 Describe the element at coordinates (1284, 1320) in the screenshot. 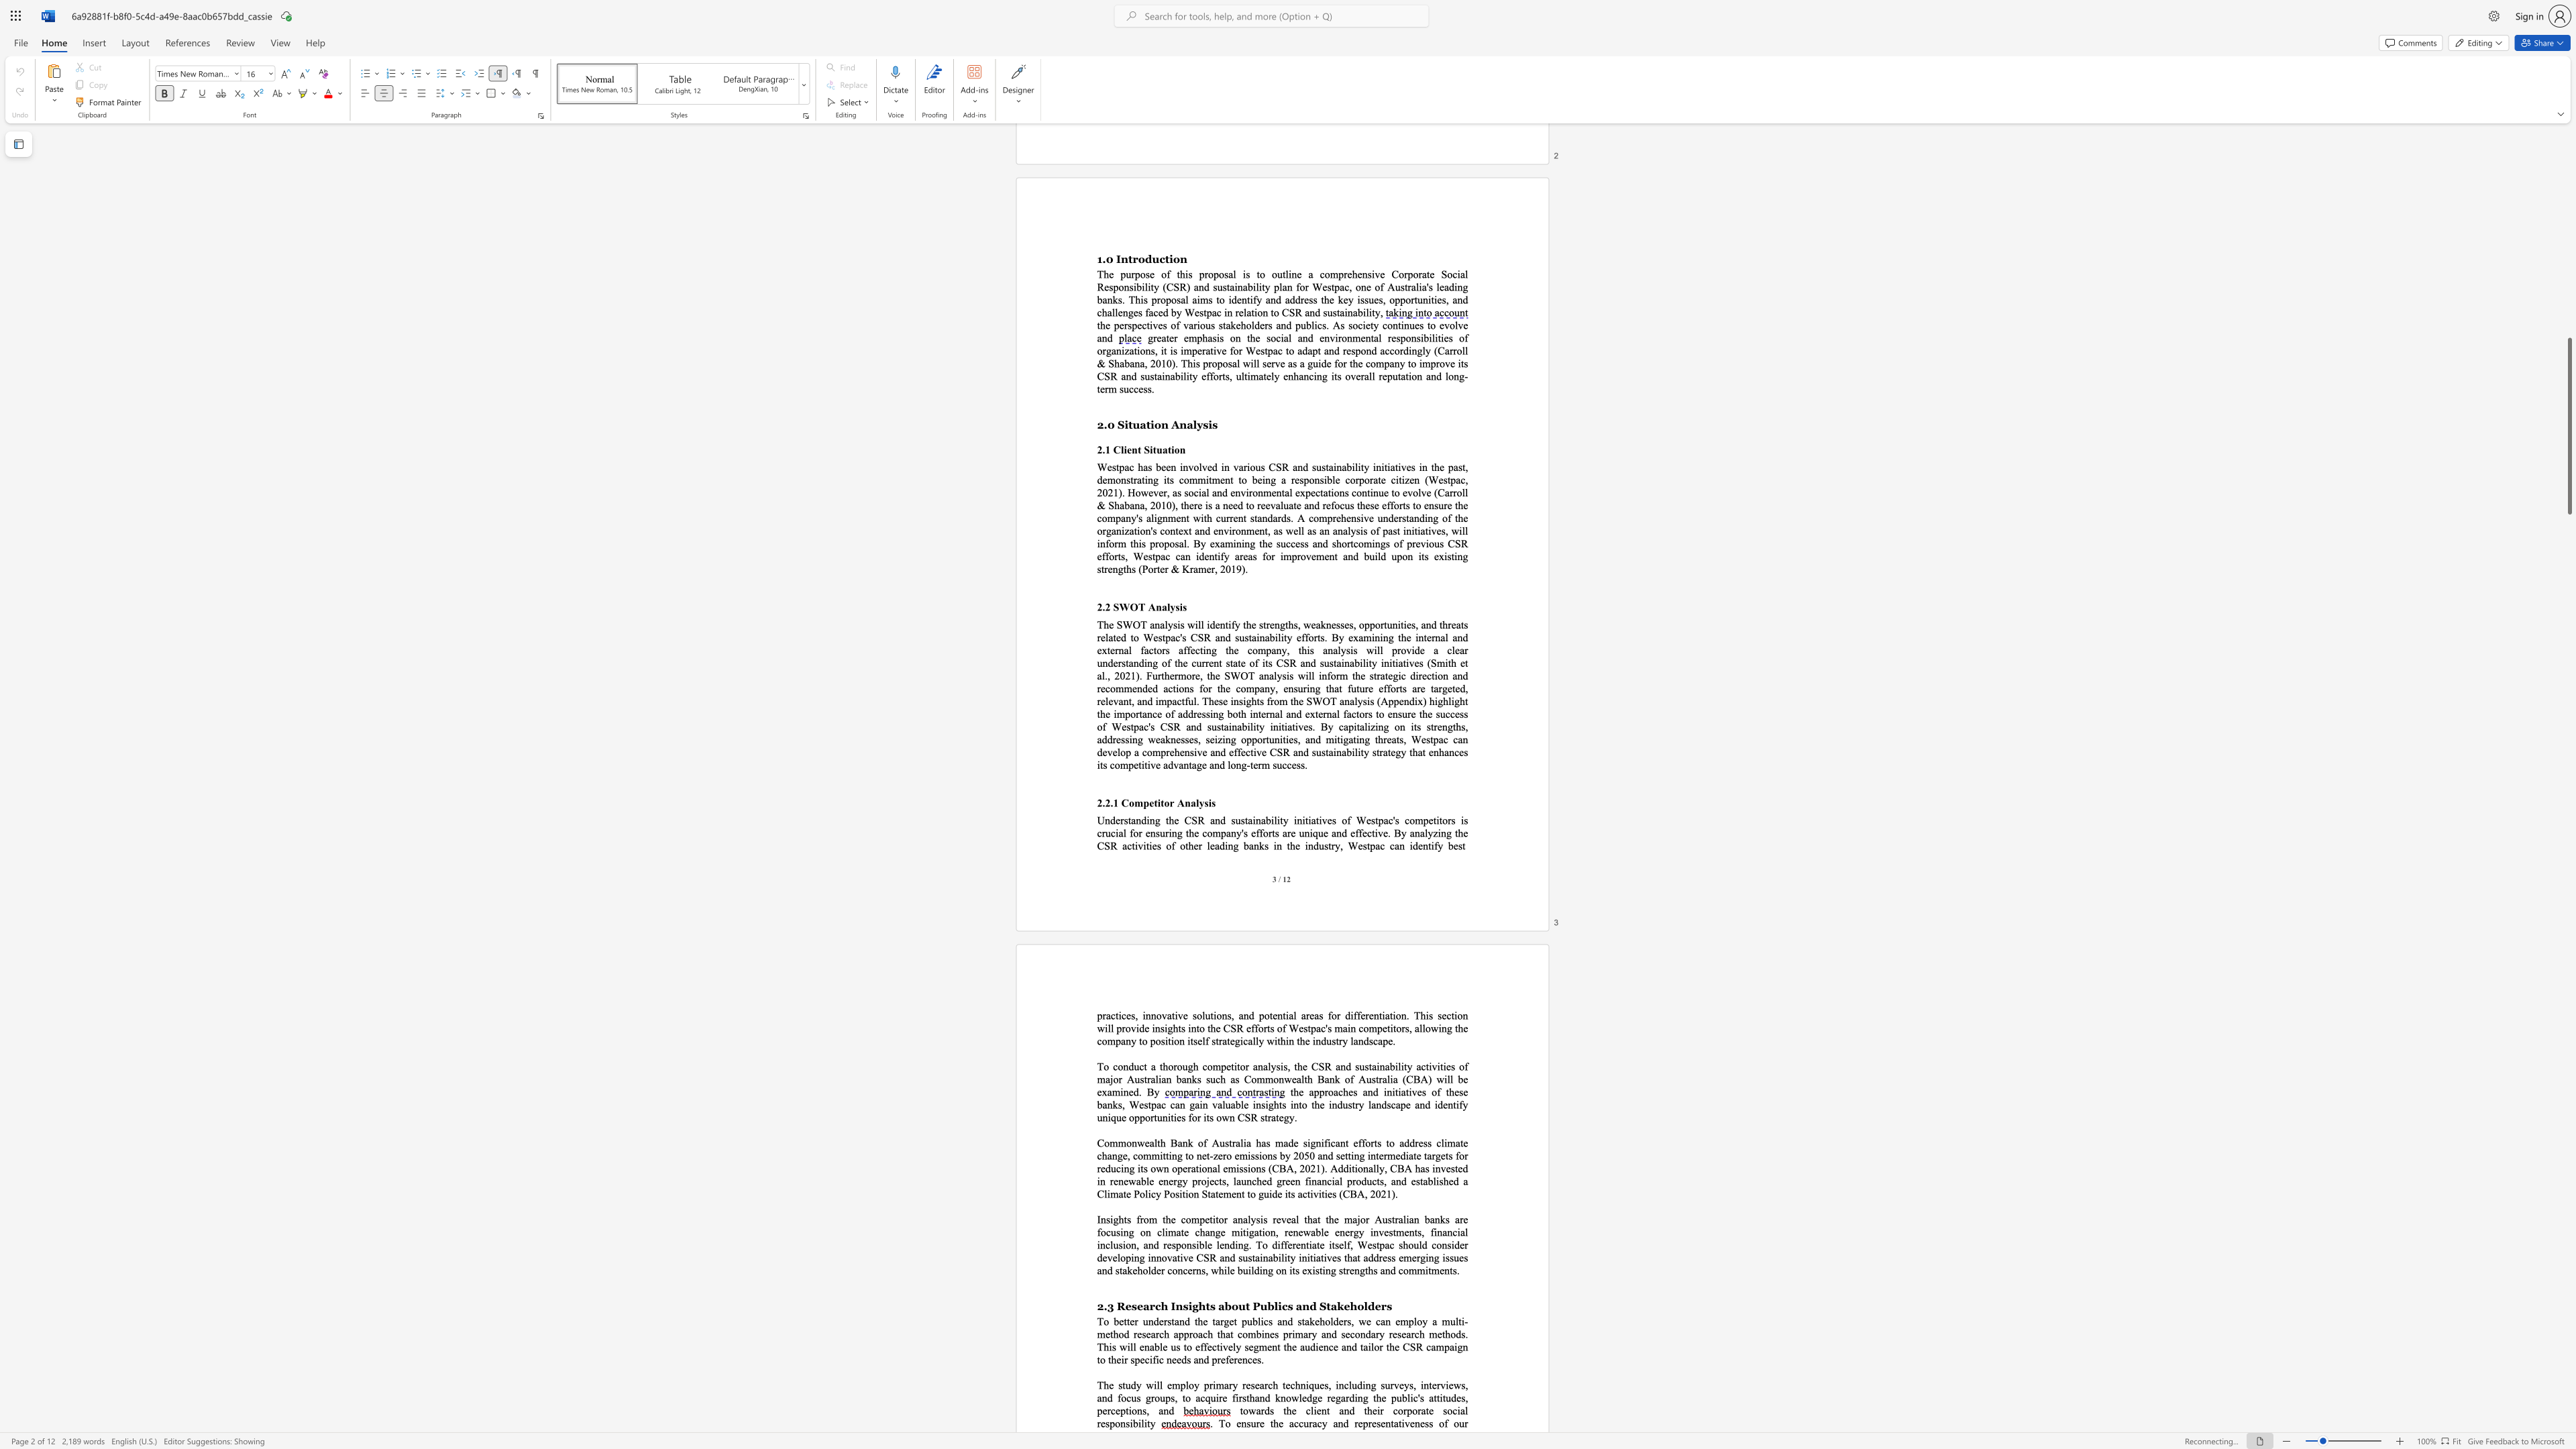

I see `the 3th character "n" in the text` at that location.